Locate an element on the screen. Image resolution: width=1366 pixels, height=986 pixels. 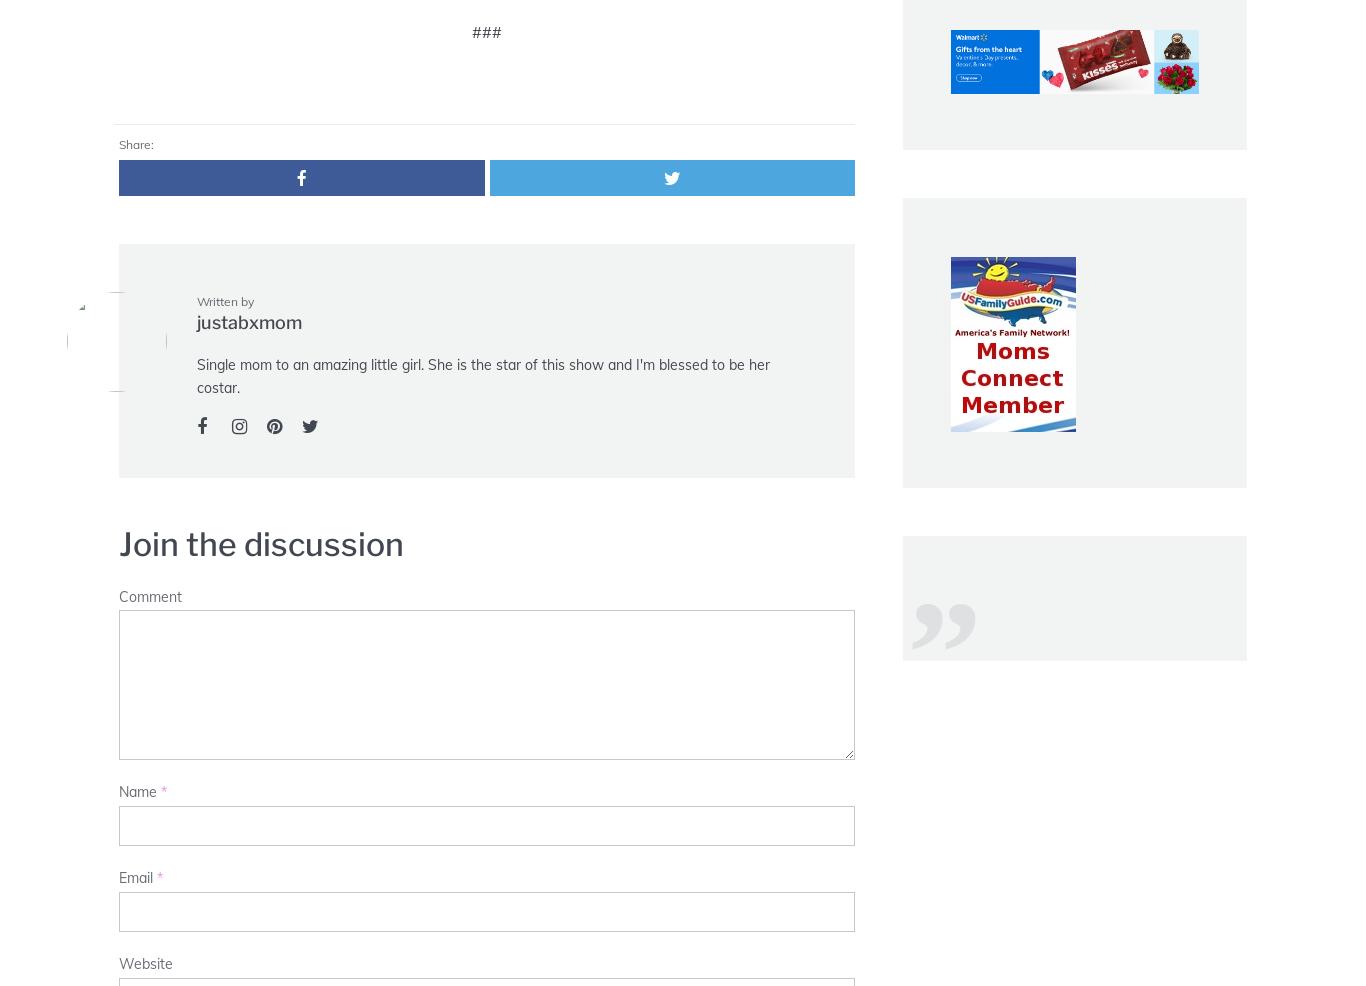
'justabxmom' is located at coordinates (249, 321).